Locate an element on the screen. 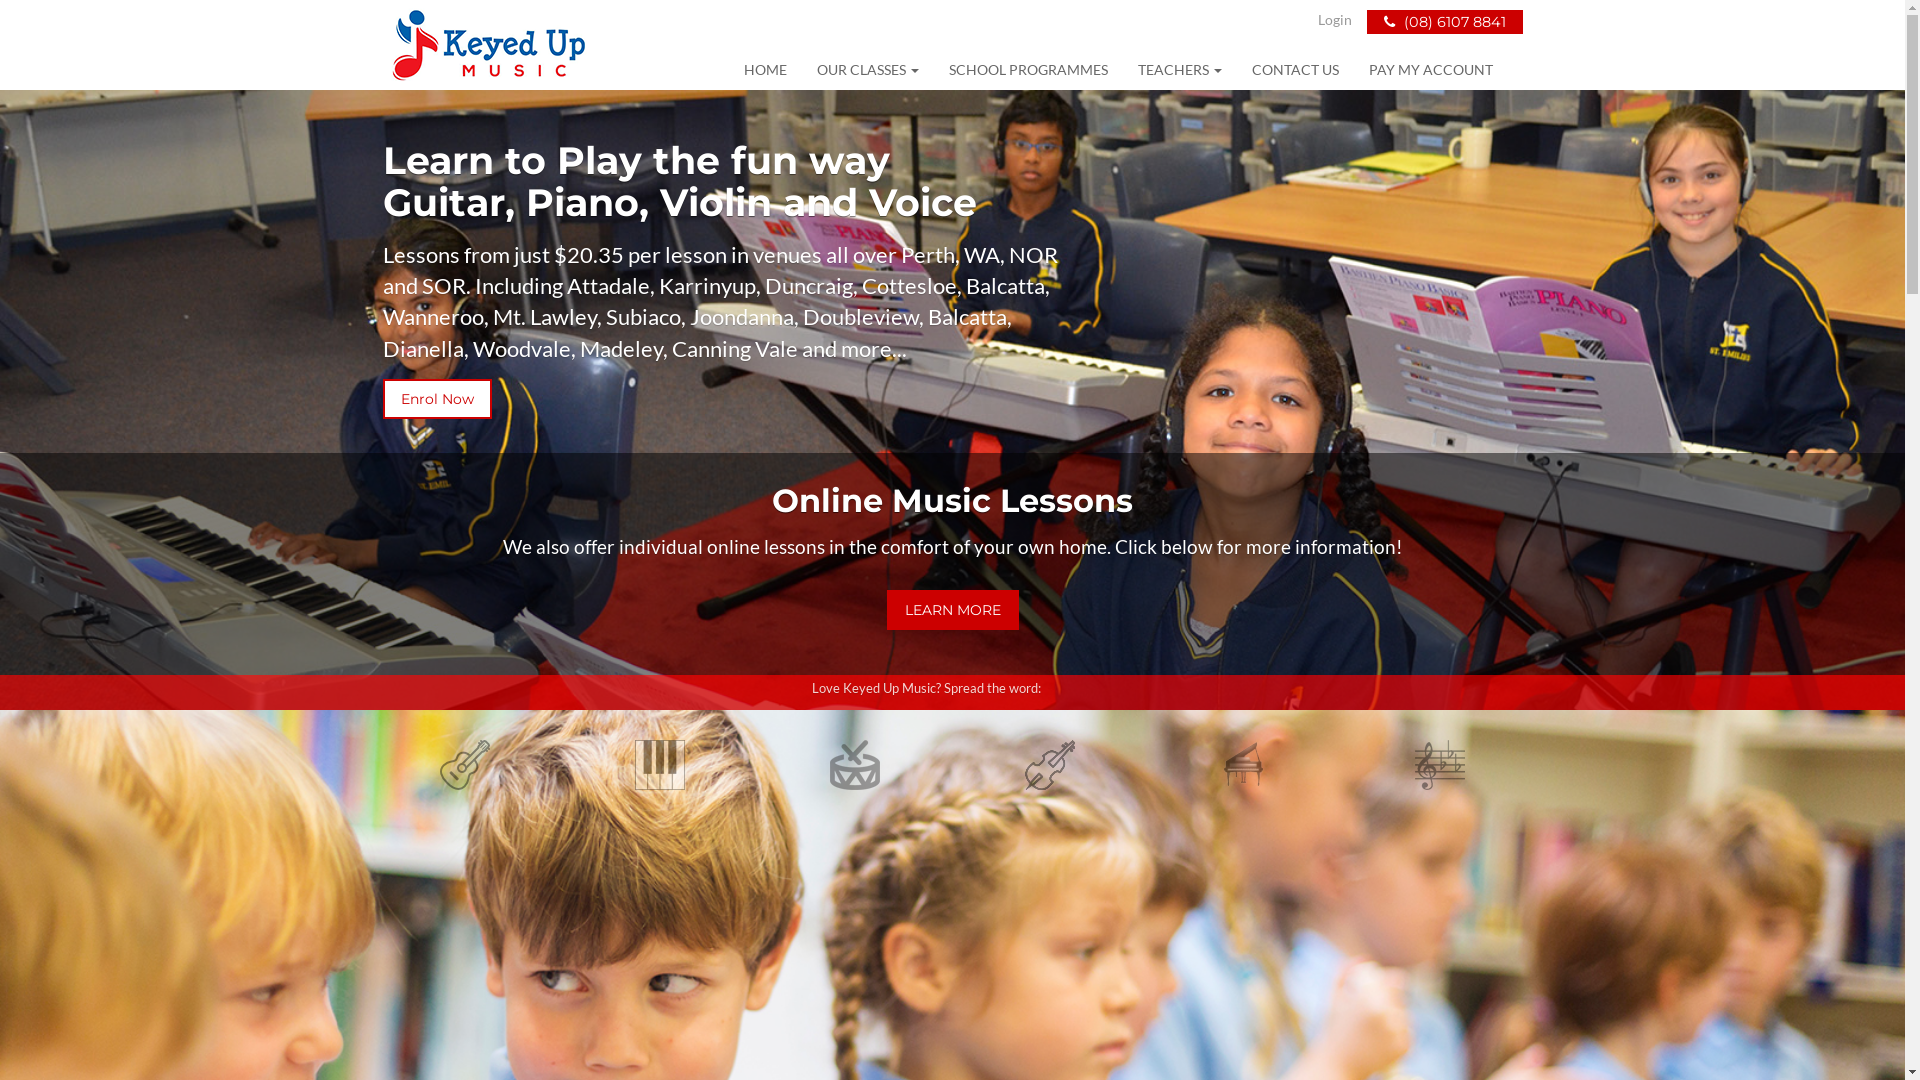 The width and height of the screenshot is (1920, 1080). 'Enrol Now' is located at coordinates (382, 398).